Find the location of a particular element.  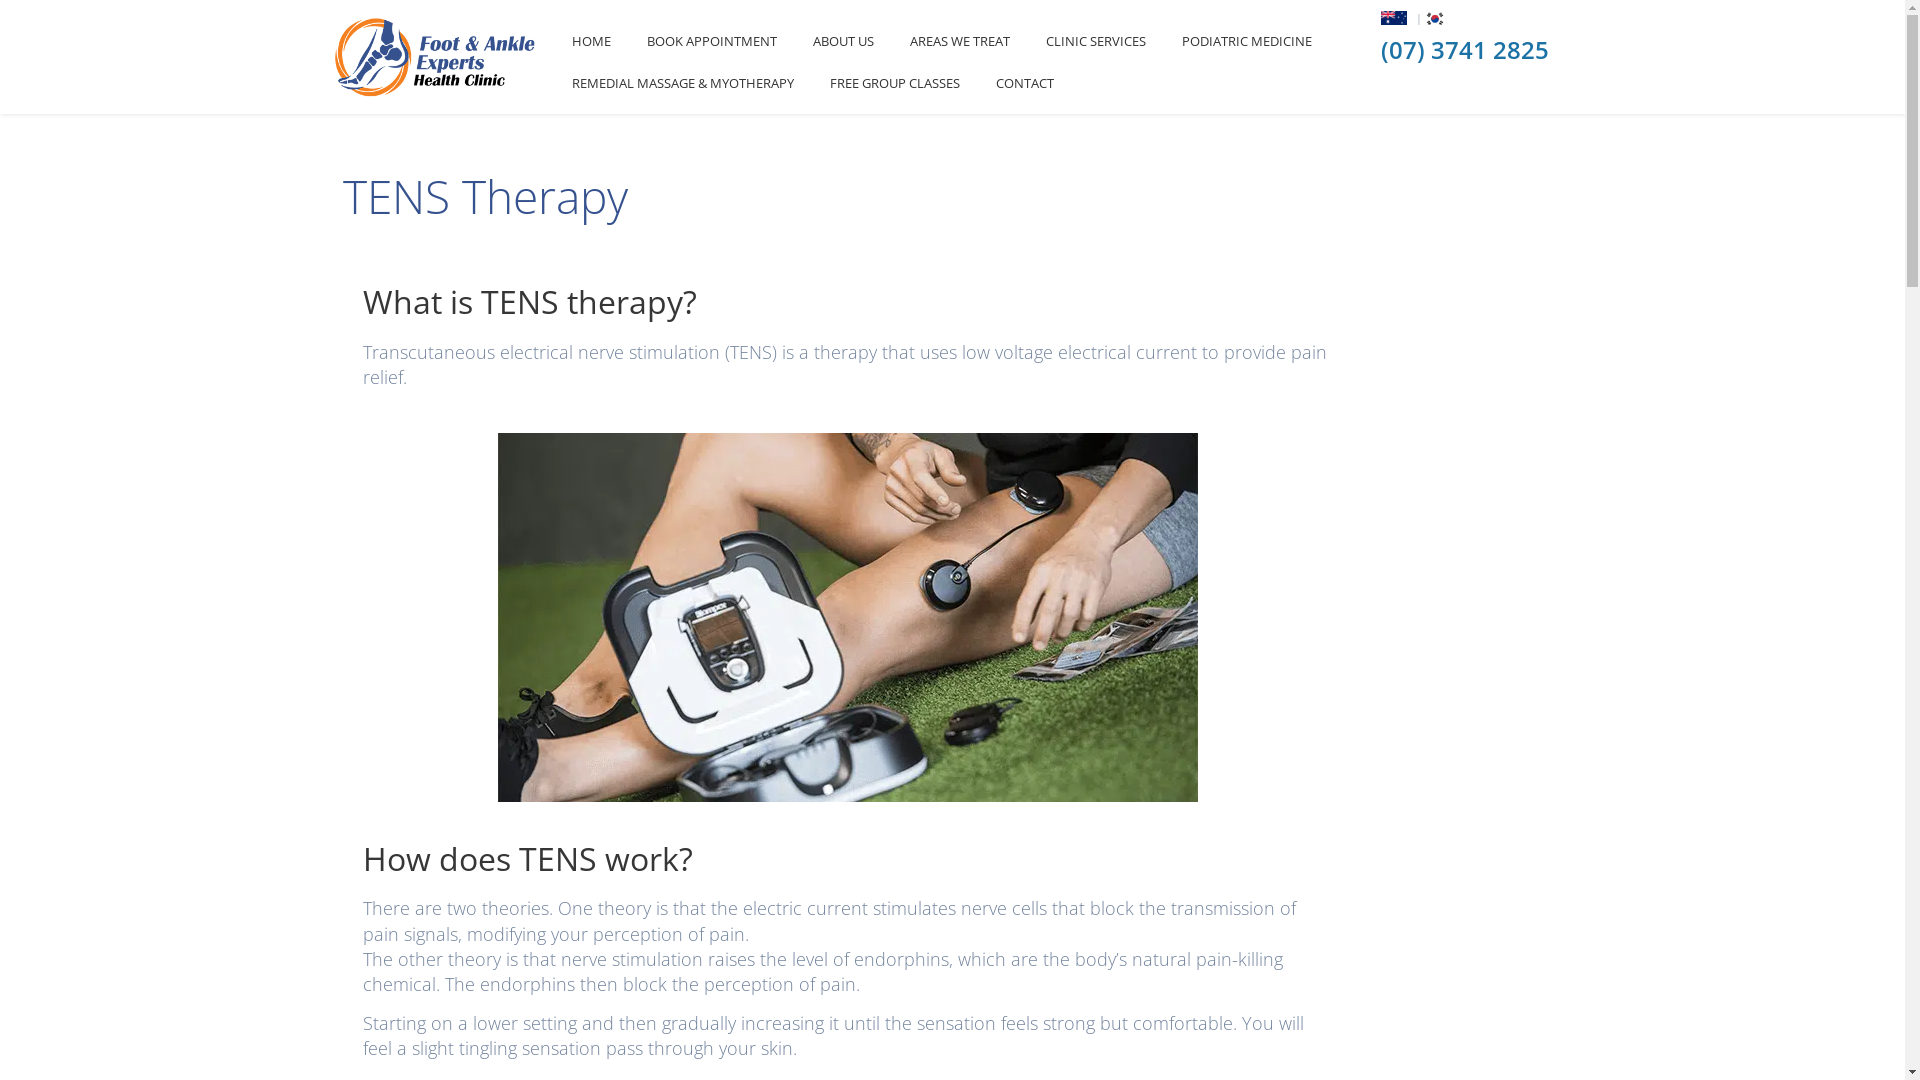

'Foot & Ankle Experts Health Clinic' is located at coordinates (434, 55).